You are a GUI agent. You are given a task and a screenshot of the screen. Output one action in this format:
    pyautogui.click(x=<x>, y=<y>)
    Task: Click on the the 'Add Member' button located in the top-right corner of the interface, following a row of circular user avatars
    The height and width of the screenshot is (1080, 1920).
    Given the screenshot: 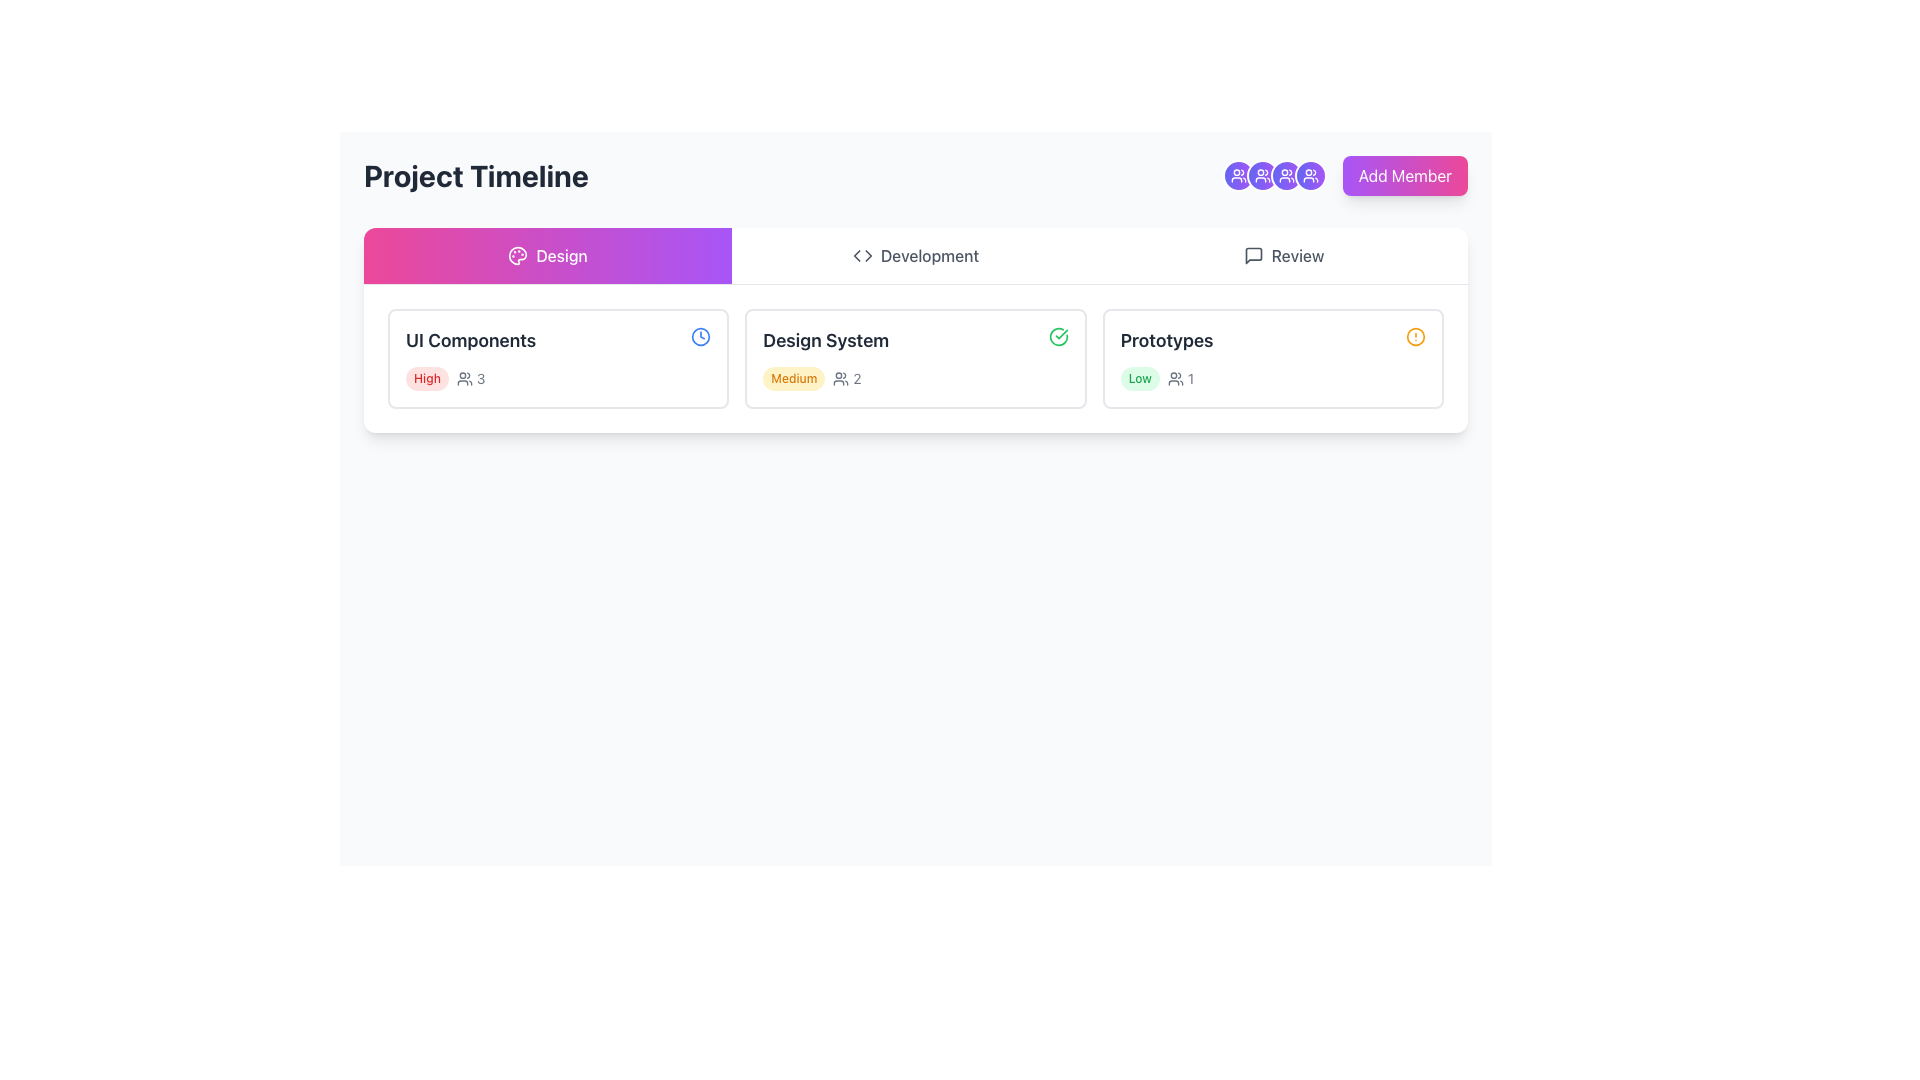 What is the action you would take?
    pyautogui.click(x=1404, y=175)
    